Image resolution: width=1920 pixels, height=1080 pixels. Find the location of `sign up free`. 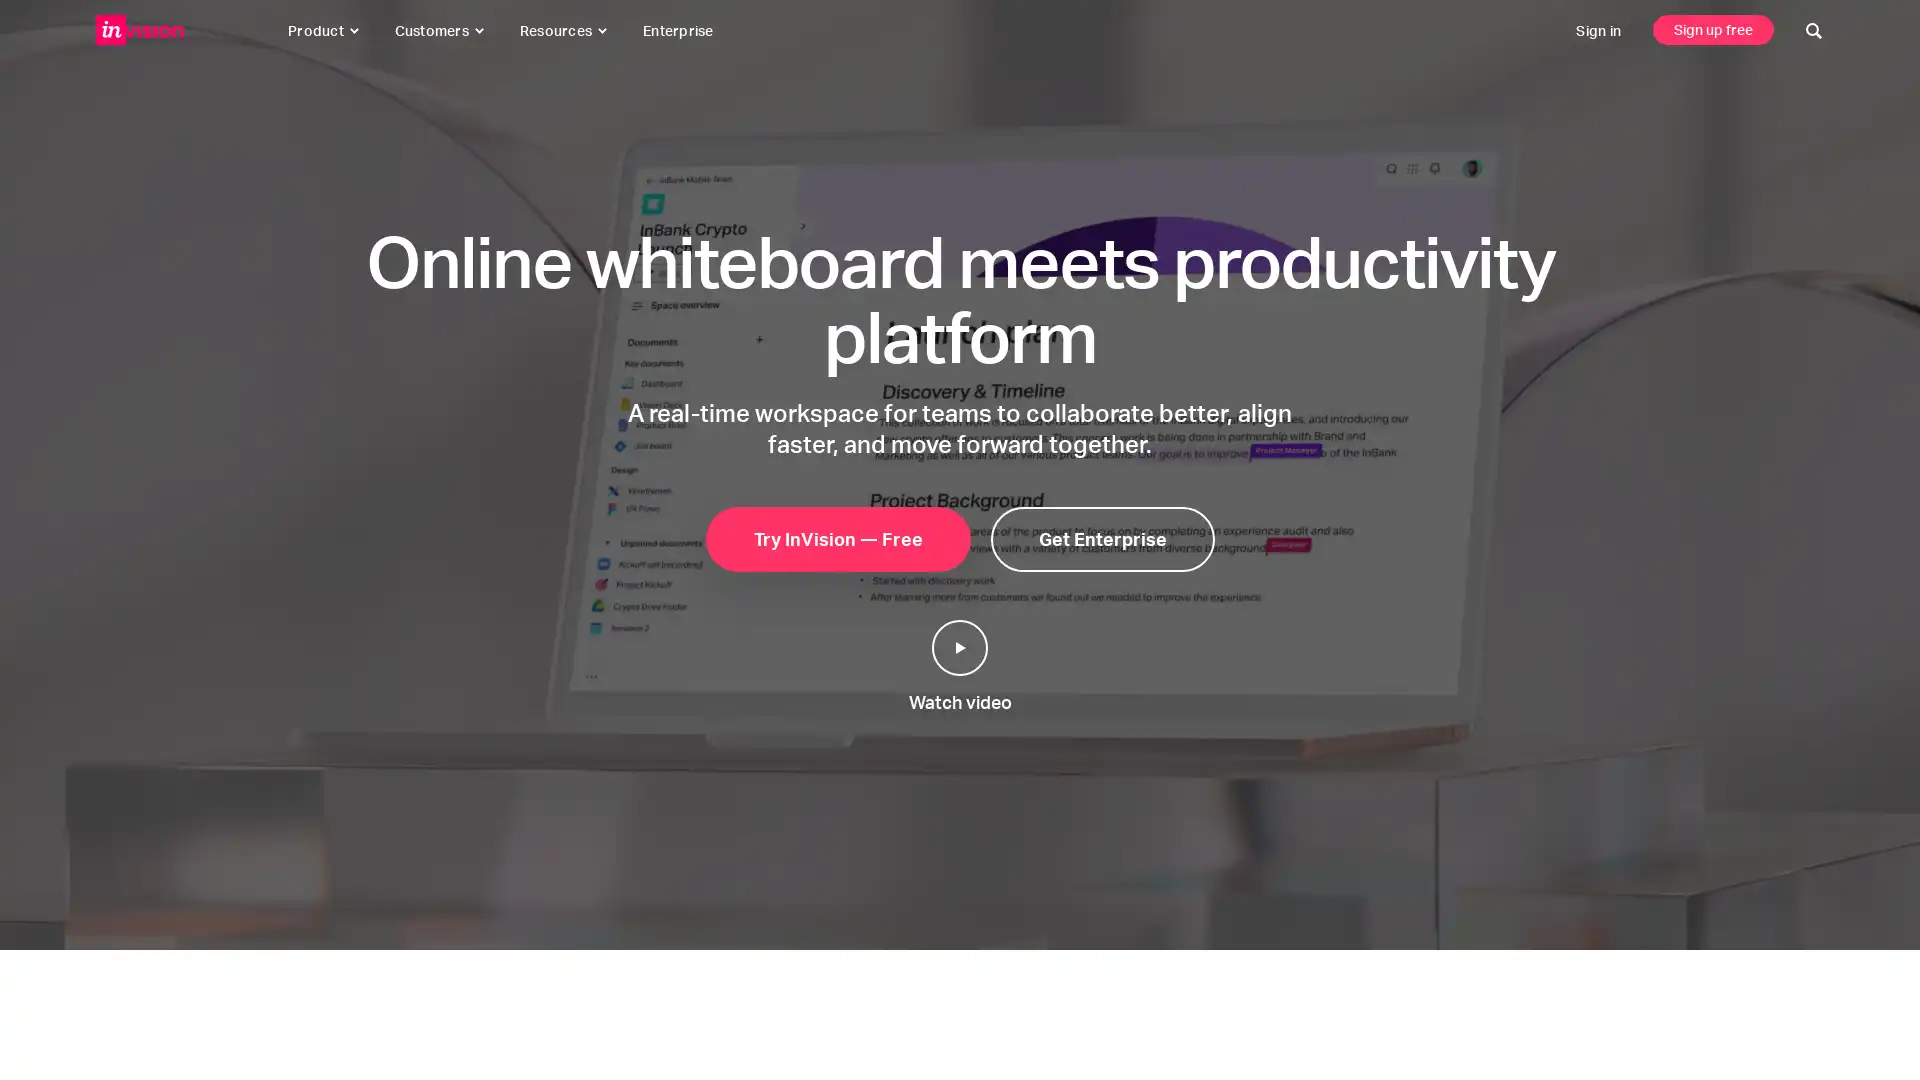

sign up free is located at coordinates (1712, 29).